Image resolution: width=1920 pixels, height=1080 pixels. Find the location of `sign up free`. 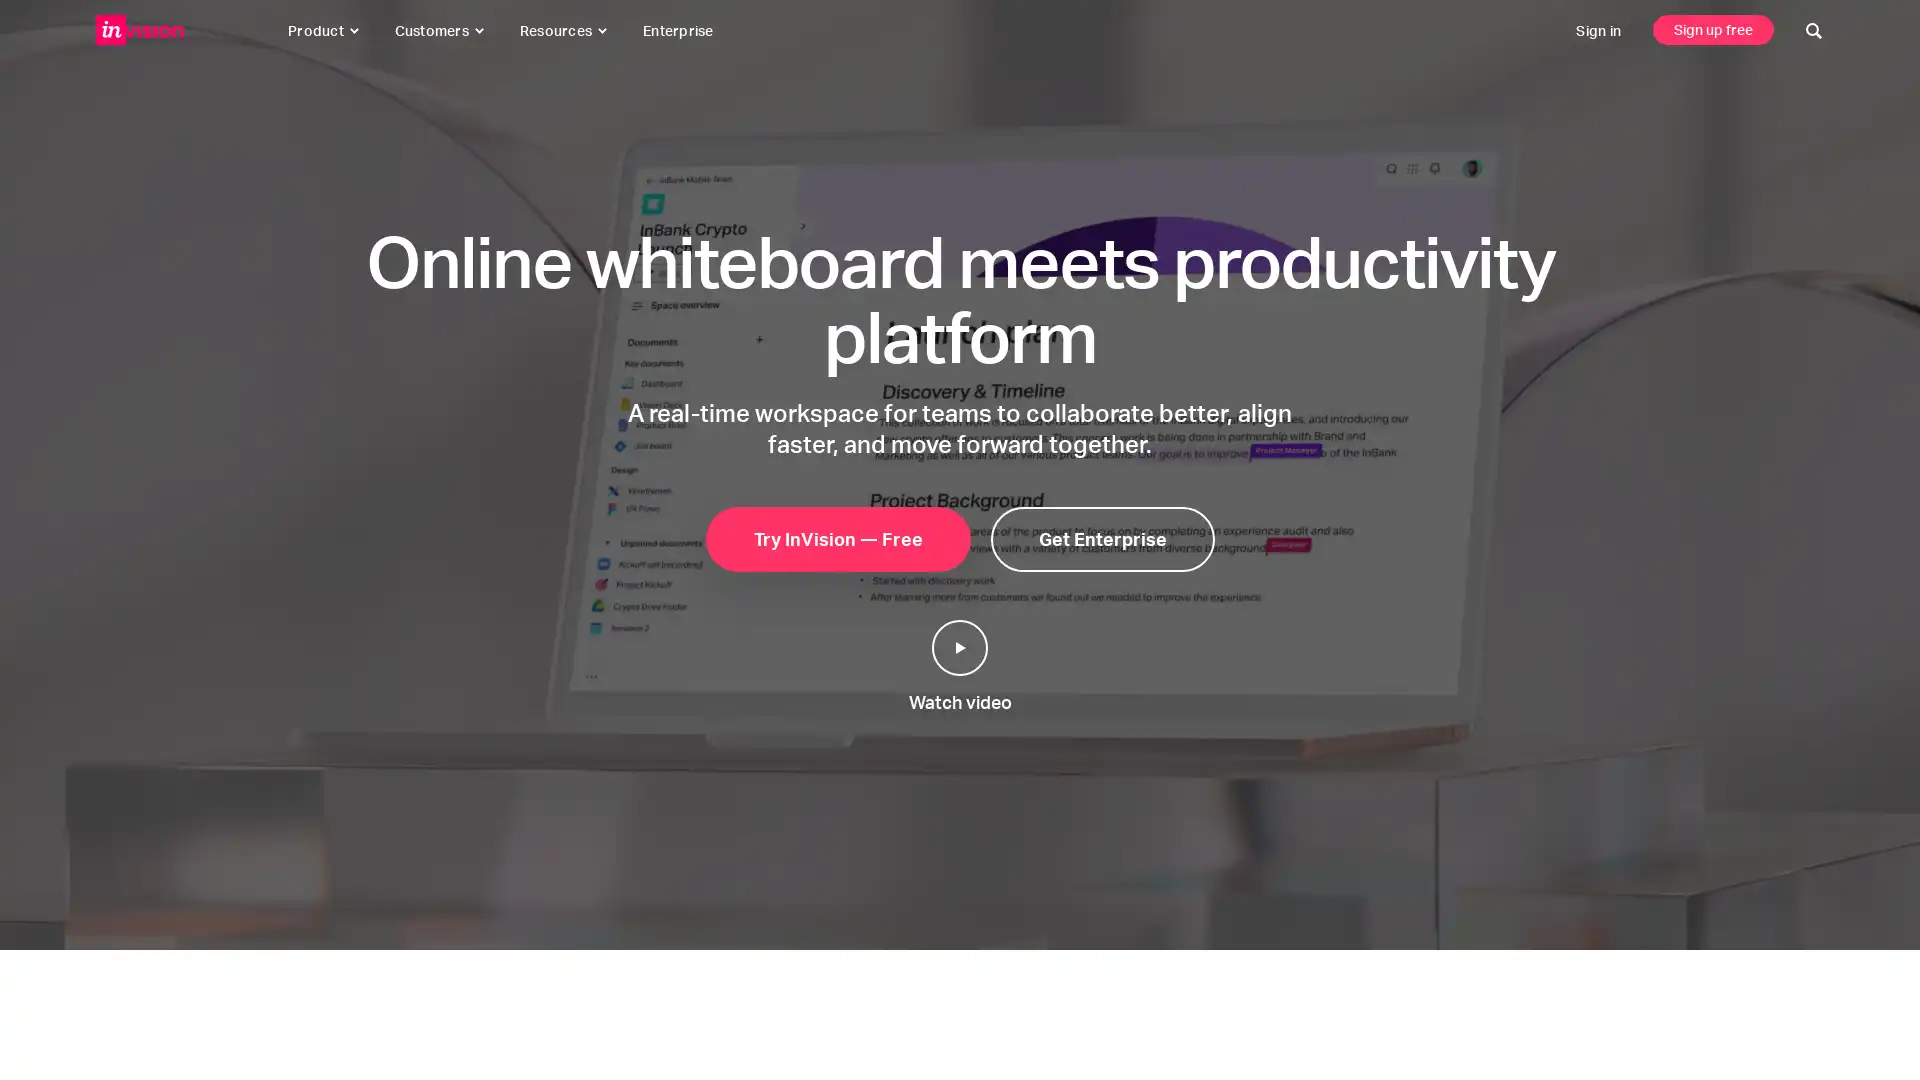

sign up free is located at coordinates (1712, 29).